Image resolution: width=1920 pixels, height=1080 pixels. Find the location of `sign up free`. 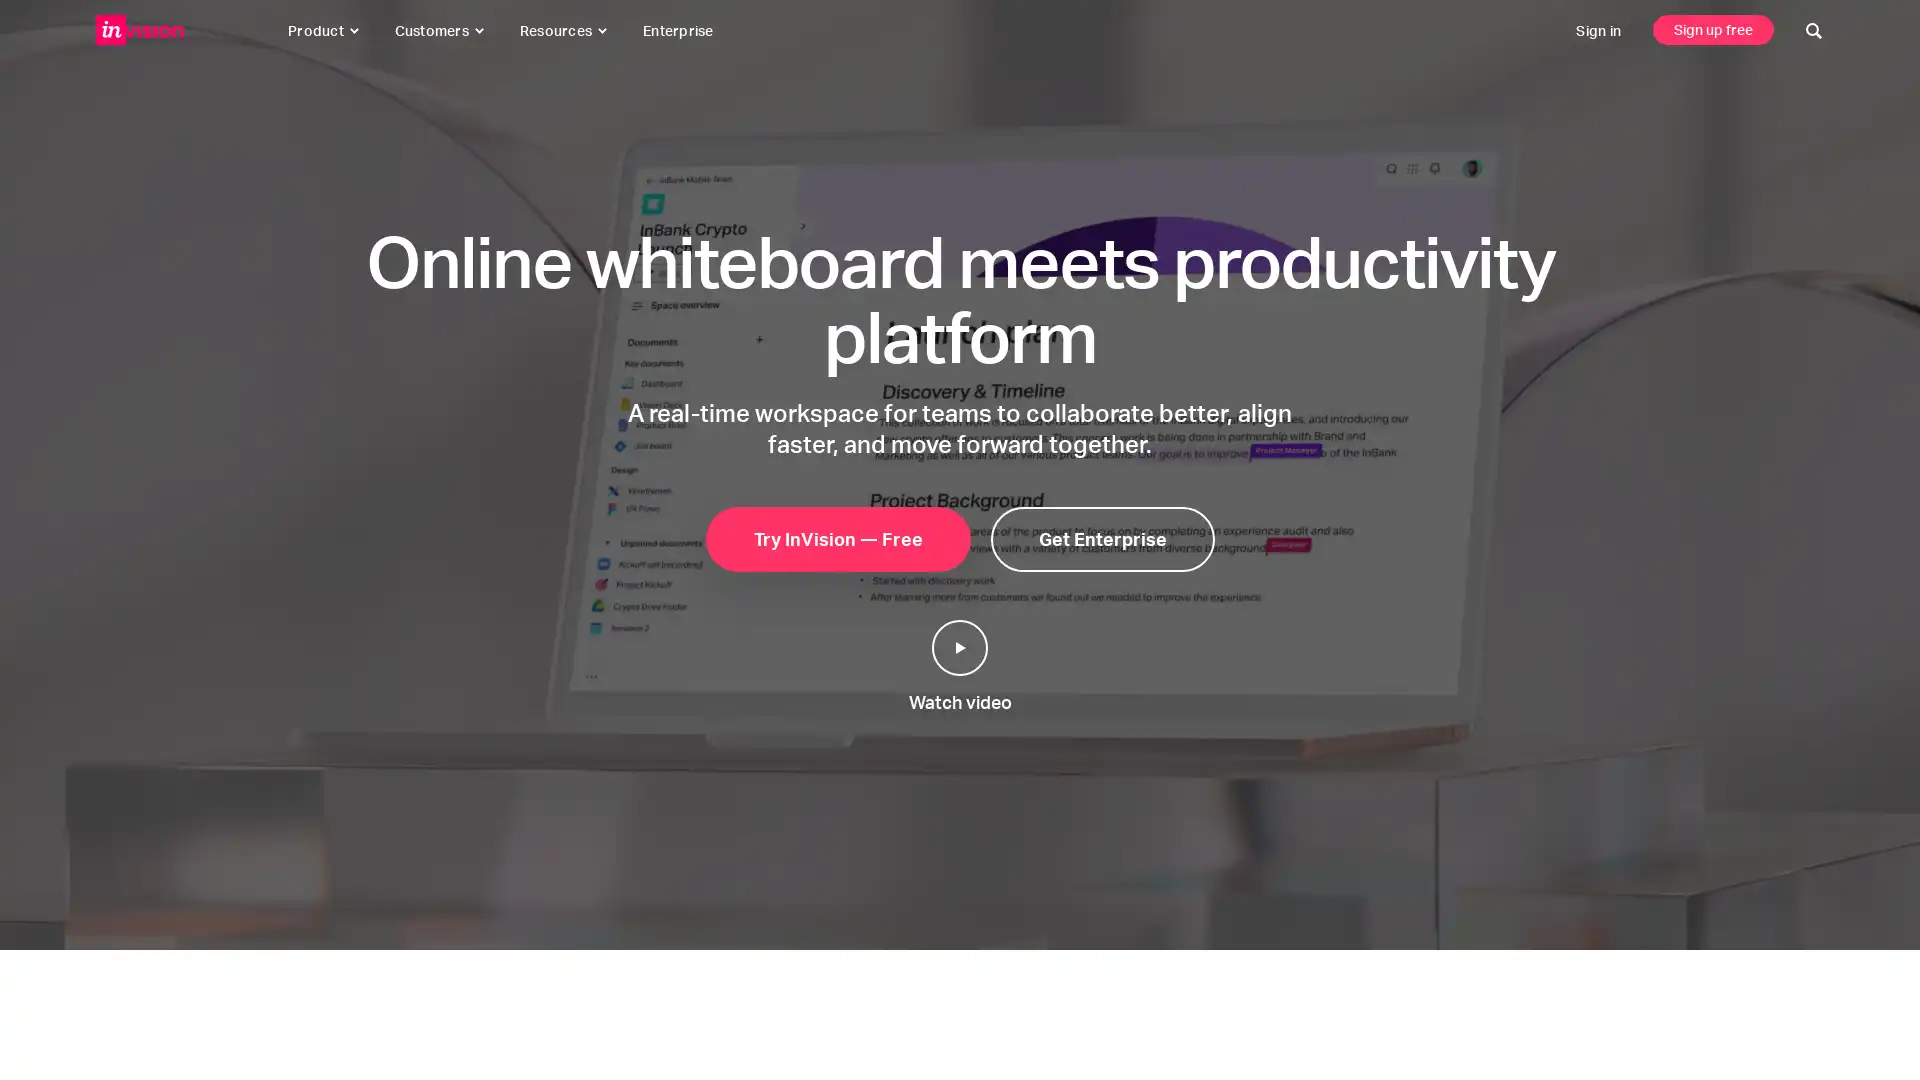

sign up free is located at coordinates (1712, 29).